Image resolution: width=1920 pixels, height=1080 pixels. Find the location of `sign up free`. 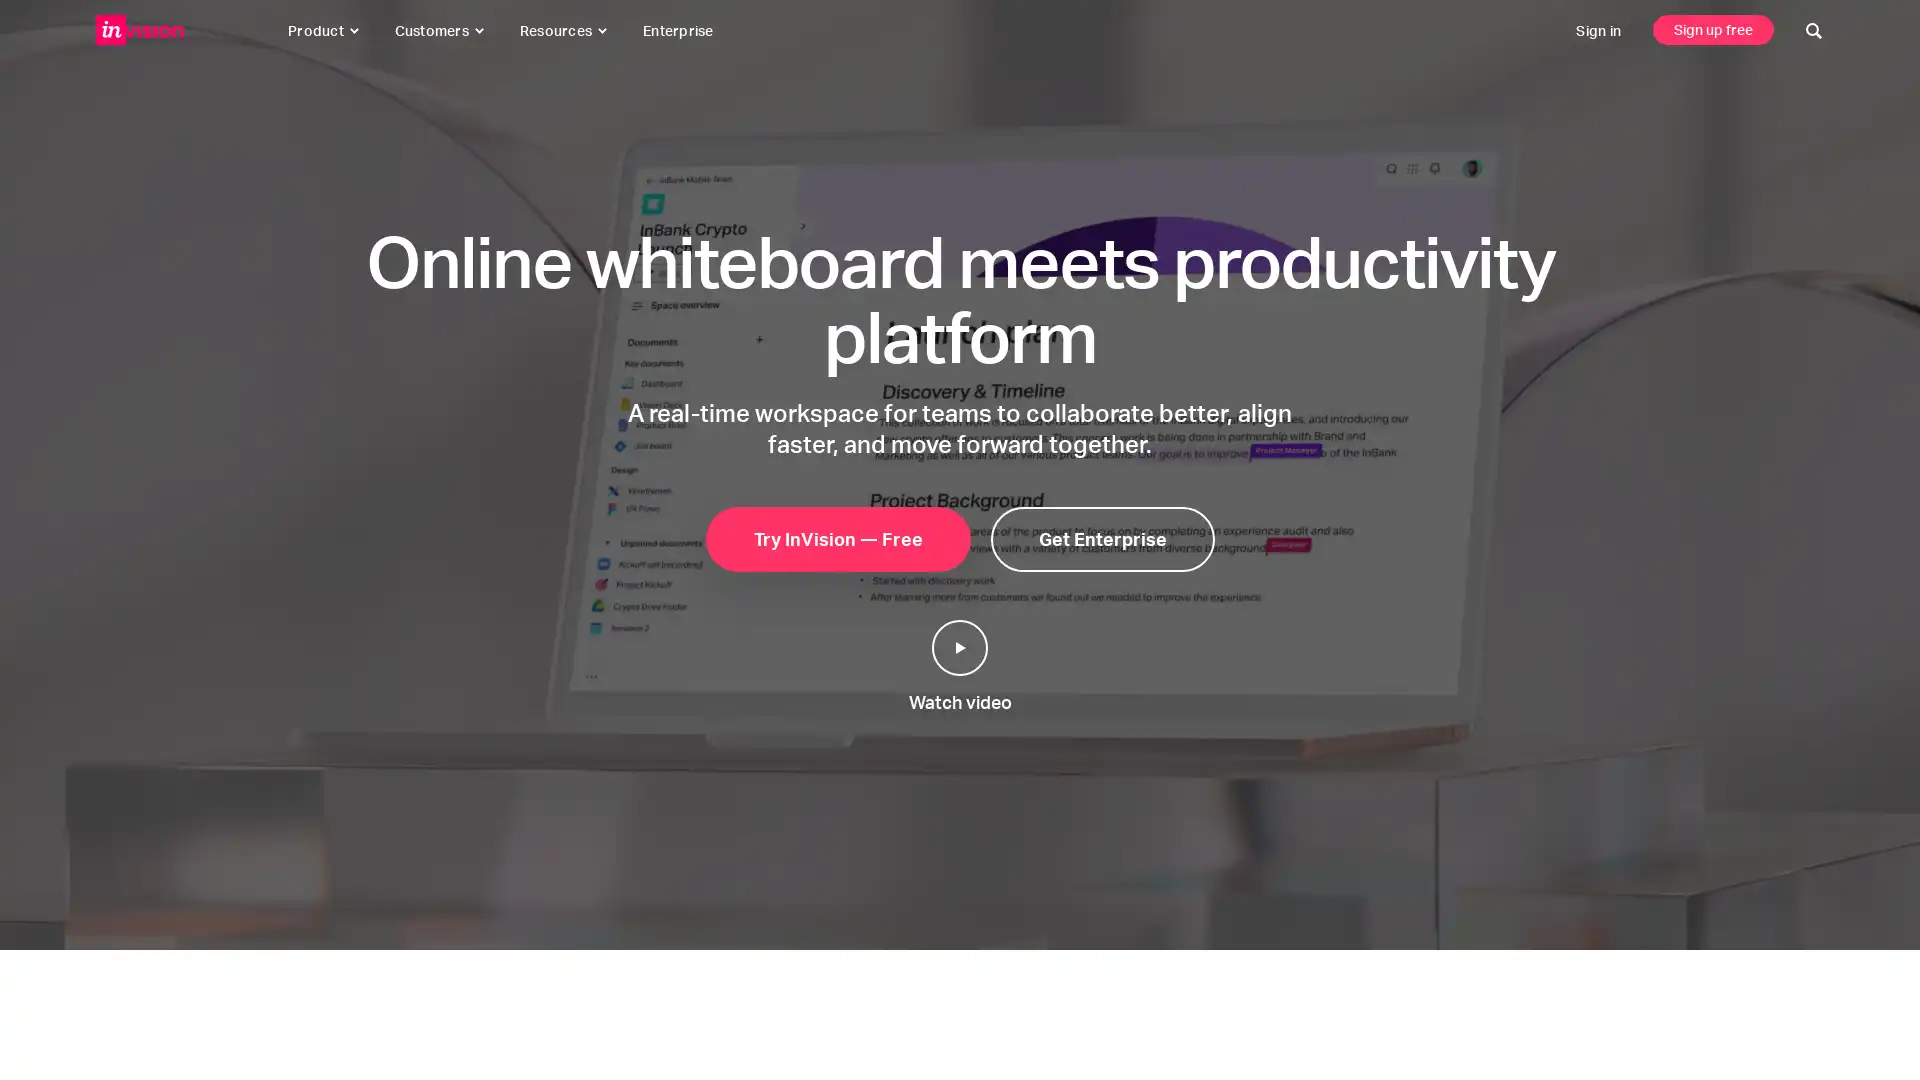

sign up free is located at coordinates (1712, 29).